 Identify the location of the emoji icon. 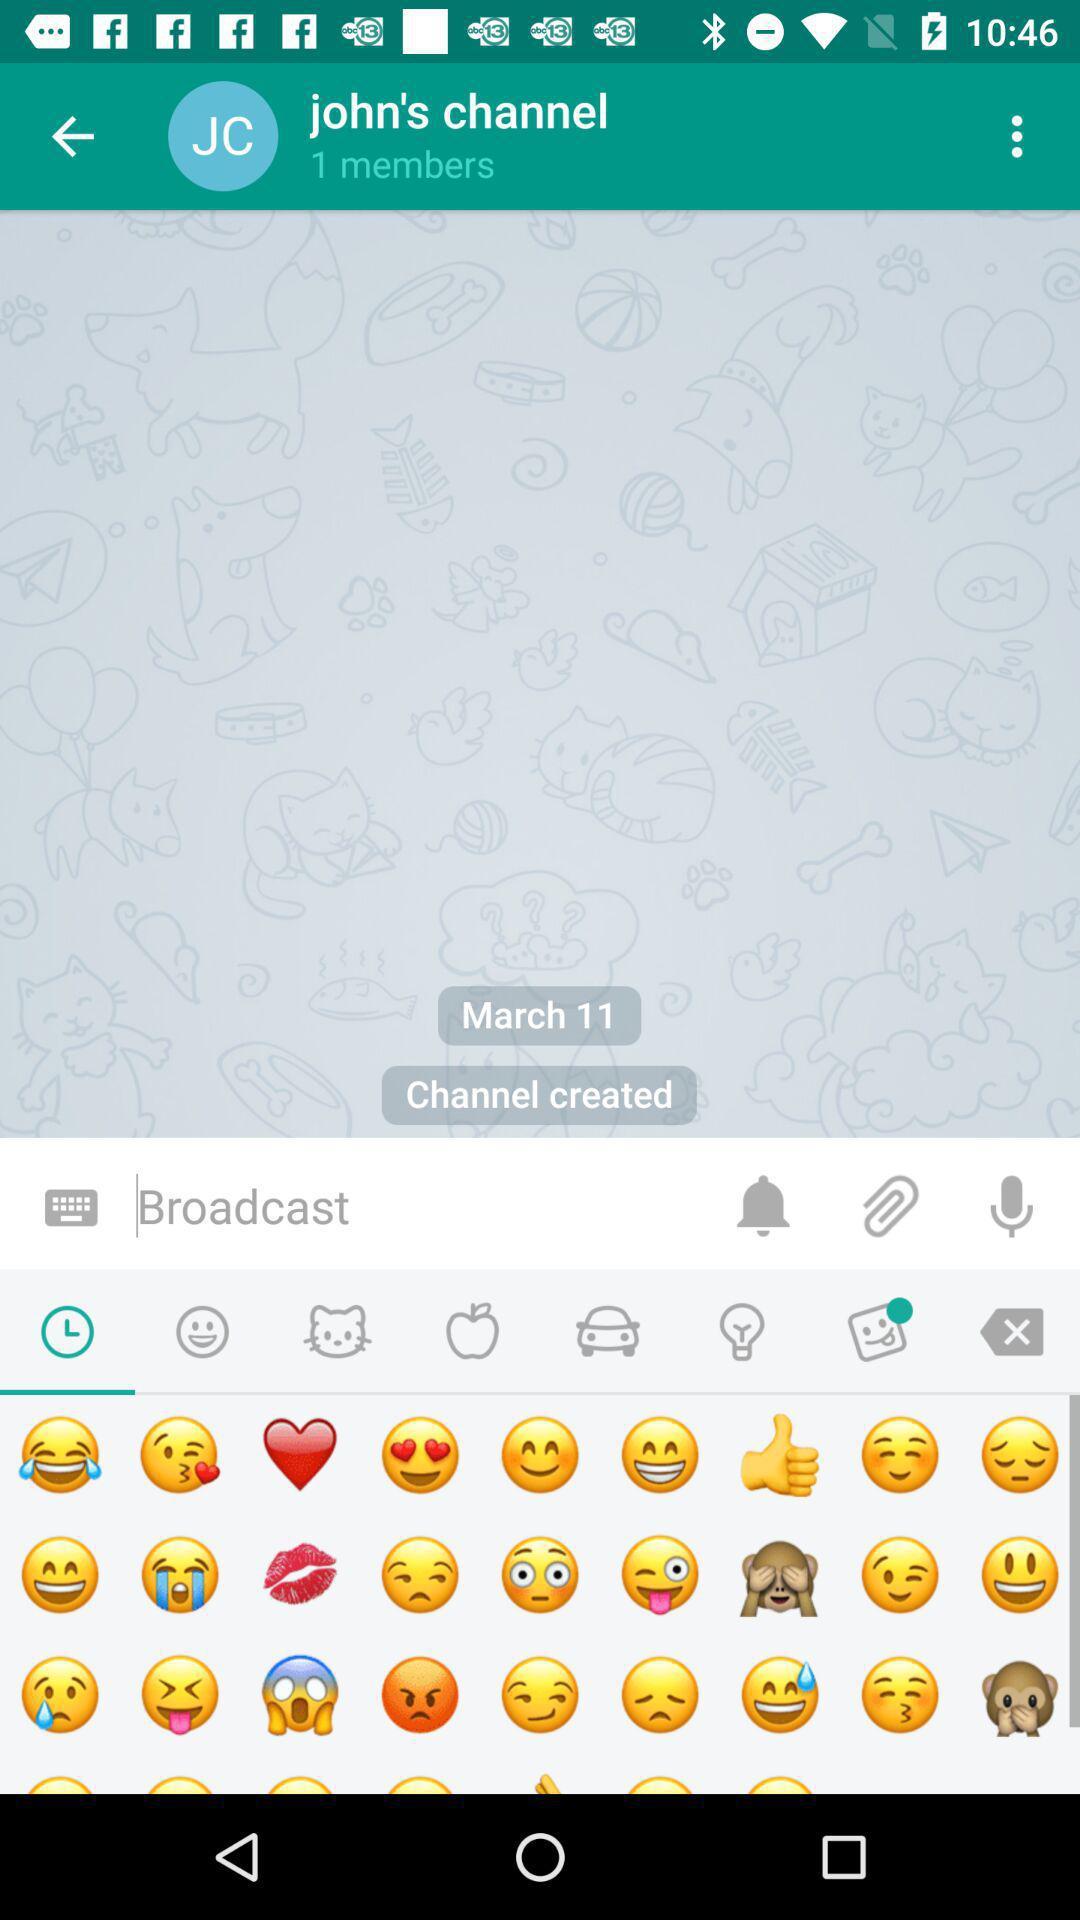
(778, 1693).